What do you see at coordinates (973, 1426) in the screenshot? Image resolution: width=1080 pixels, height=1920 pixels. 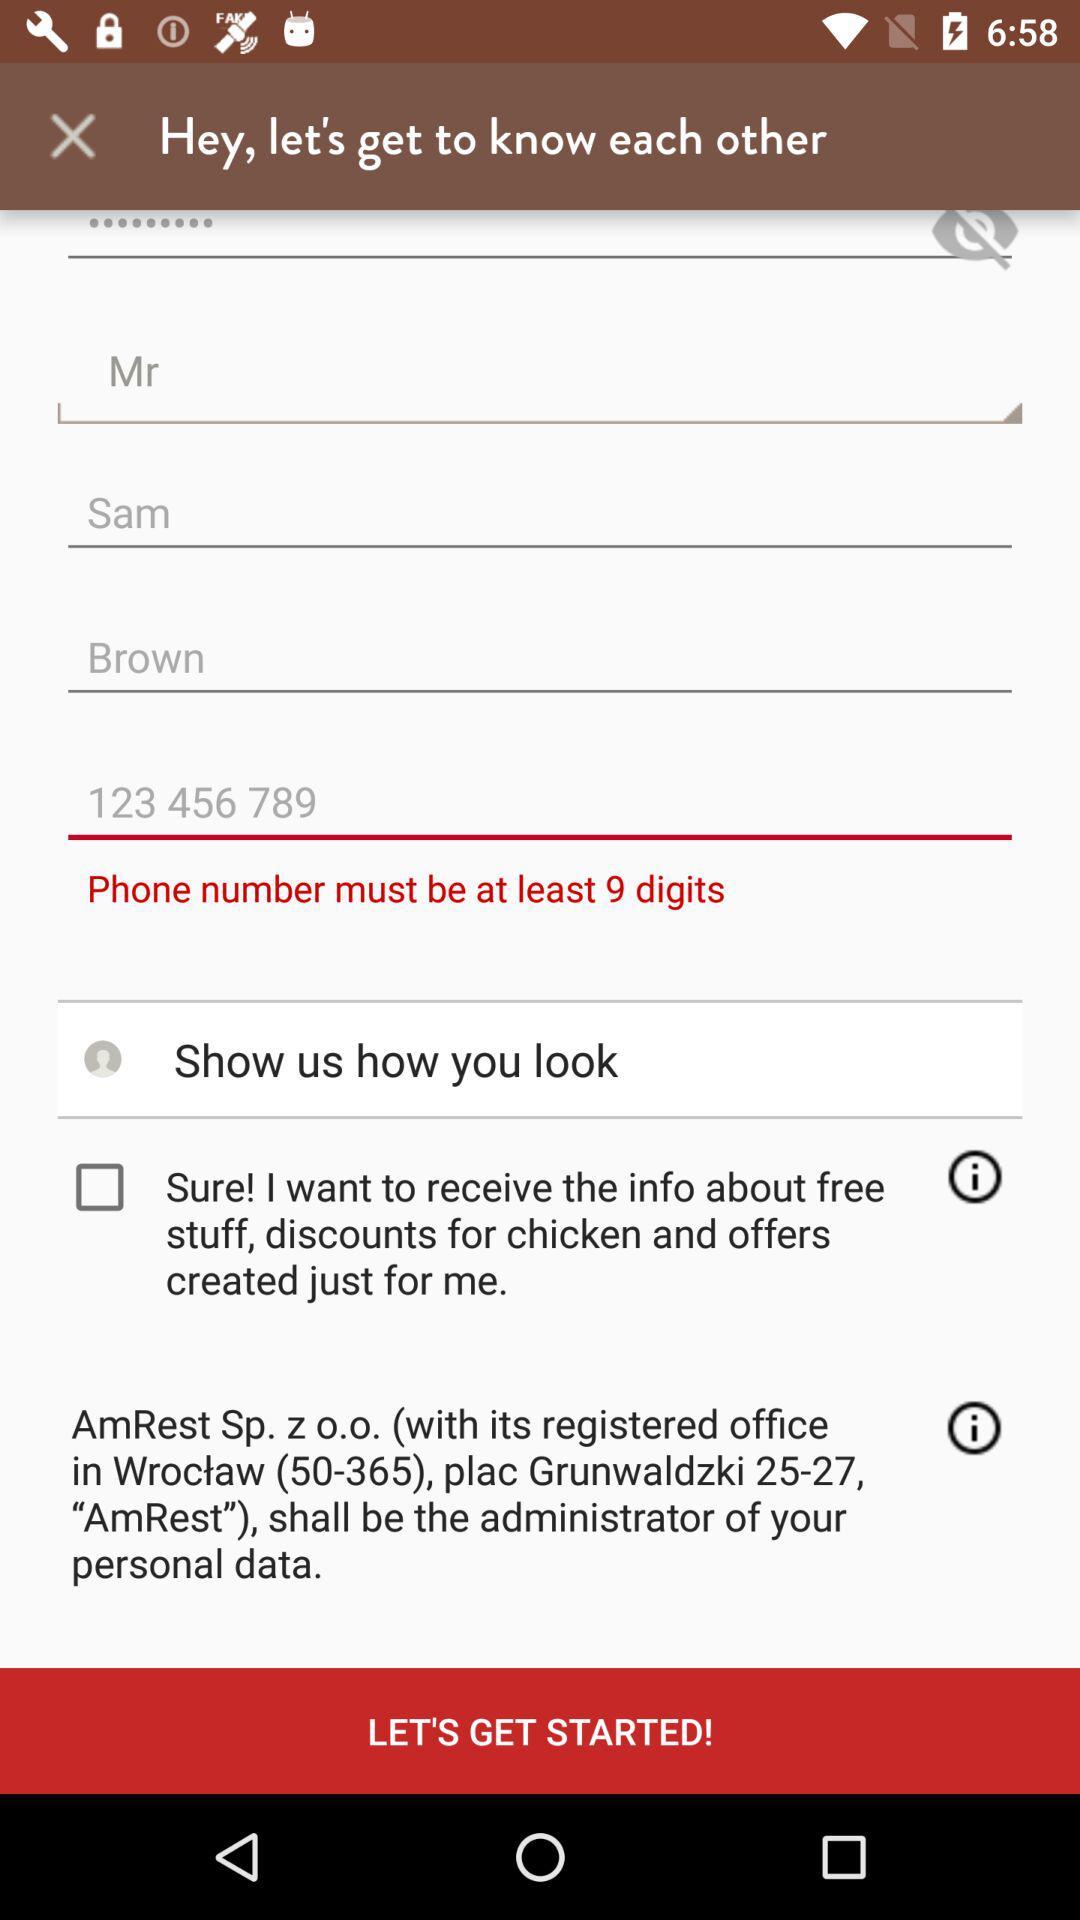 I see `information button` at bounding box center [973, 1426].